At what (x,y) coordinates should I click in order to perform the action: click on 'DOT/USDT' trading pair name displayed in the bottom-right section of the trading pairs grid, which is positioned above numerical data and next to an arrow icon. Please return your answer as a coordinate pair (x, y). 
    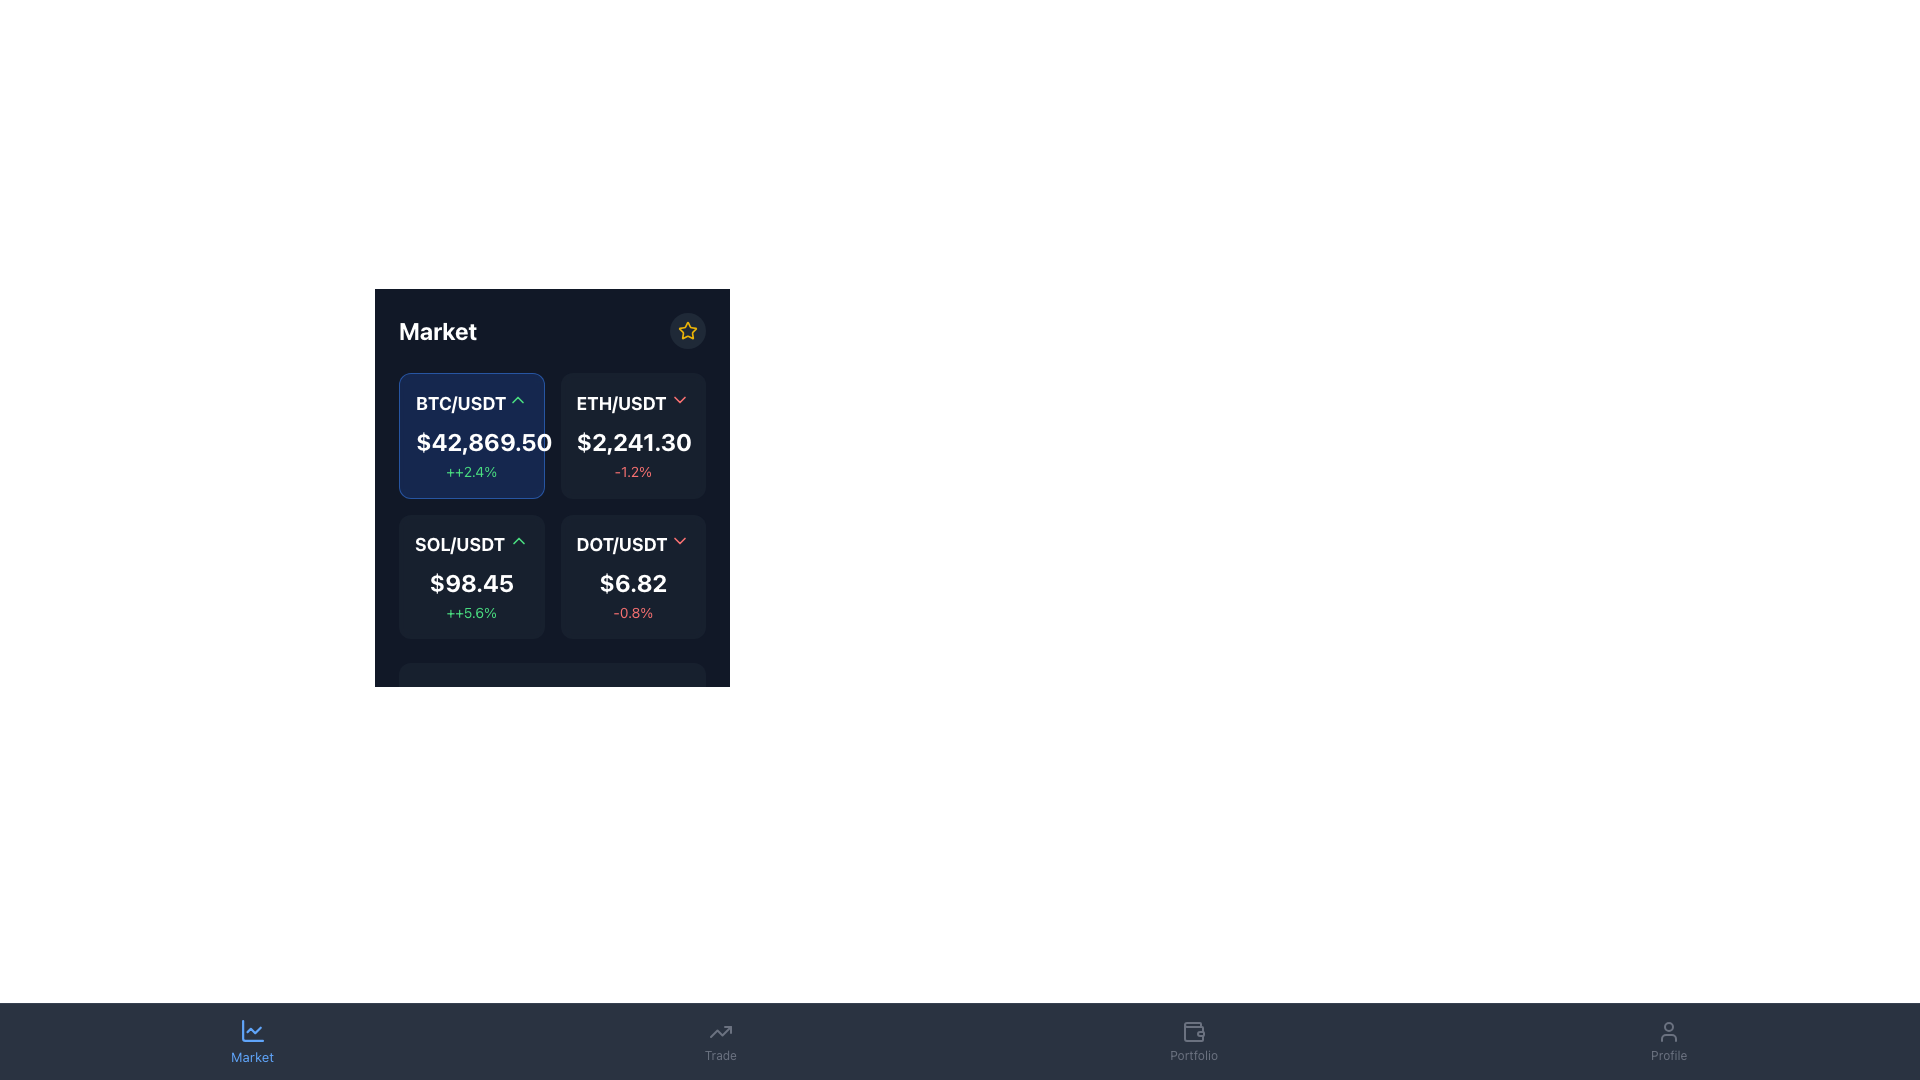
    Looking at the image, I should click on (621, 544).